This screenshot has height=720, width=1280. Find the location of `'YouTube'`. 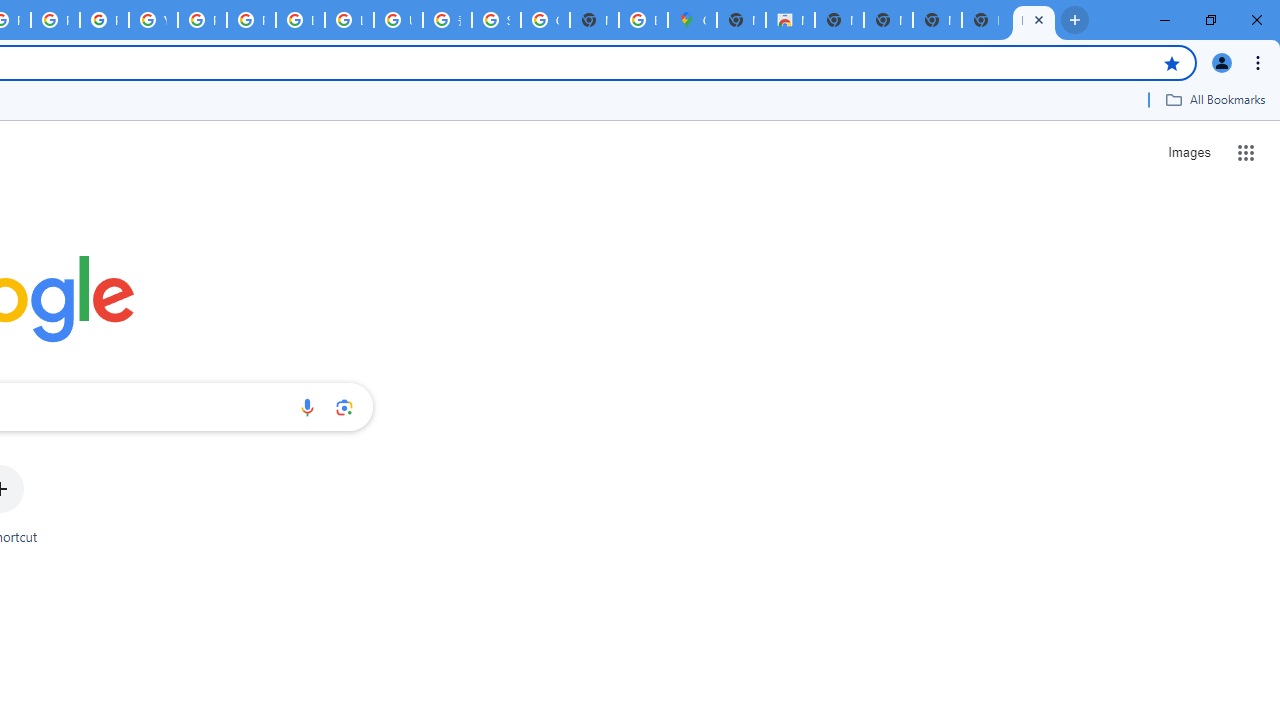

'YouTube' is located at coordinates (152, 20).